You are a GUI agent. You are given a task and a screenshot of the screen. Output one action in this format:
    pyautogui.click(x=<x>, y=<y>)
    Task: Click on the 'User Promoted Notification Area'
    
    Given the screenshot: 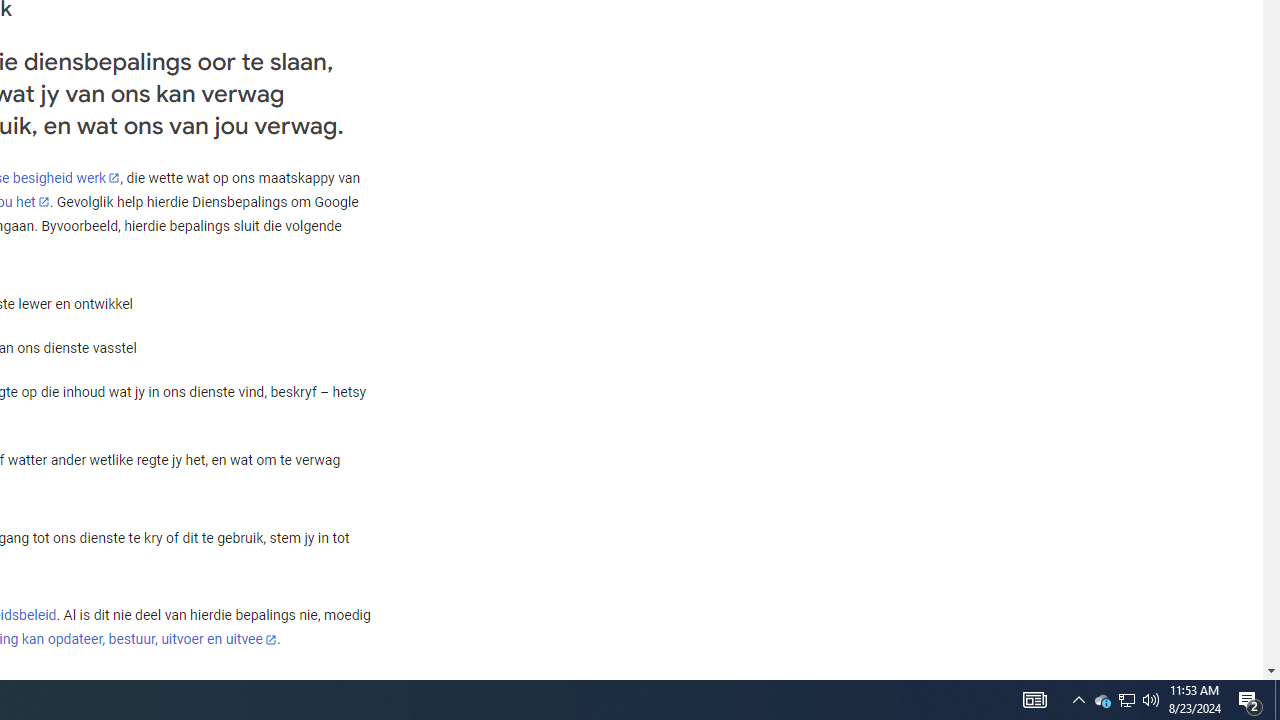 What is the action you would take?
    pyautogui.click(x=1151, y=698)
    